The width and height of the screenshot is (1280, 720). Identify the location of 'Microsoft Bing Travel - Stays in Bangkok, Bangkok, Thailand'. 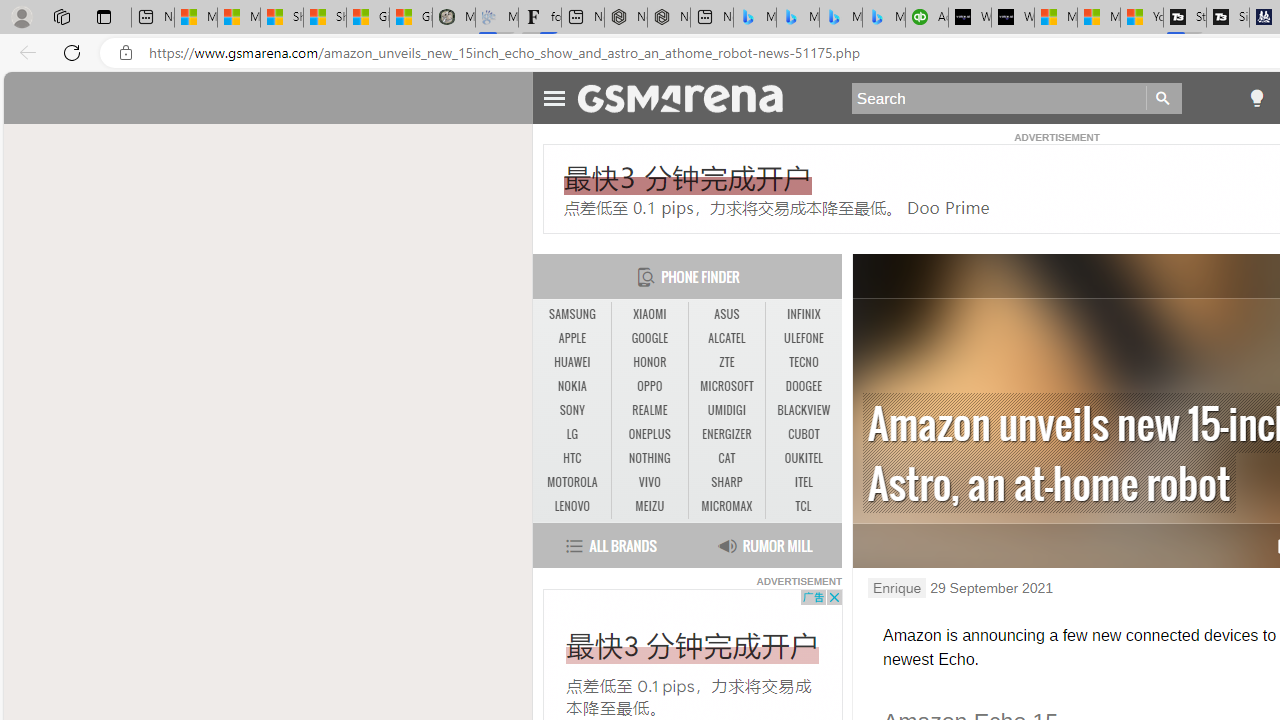
(797, 17).